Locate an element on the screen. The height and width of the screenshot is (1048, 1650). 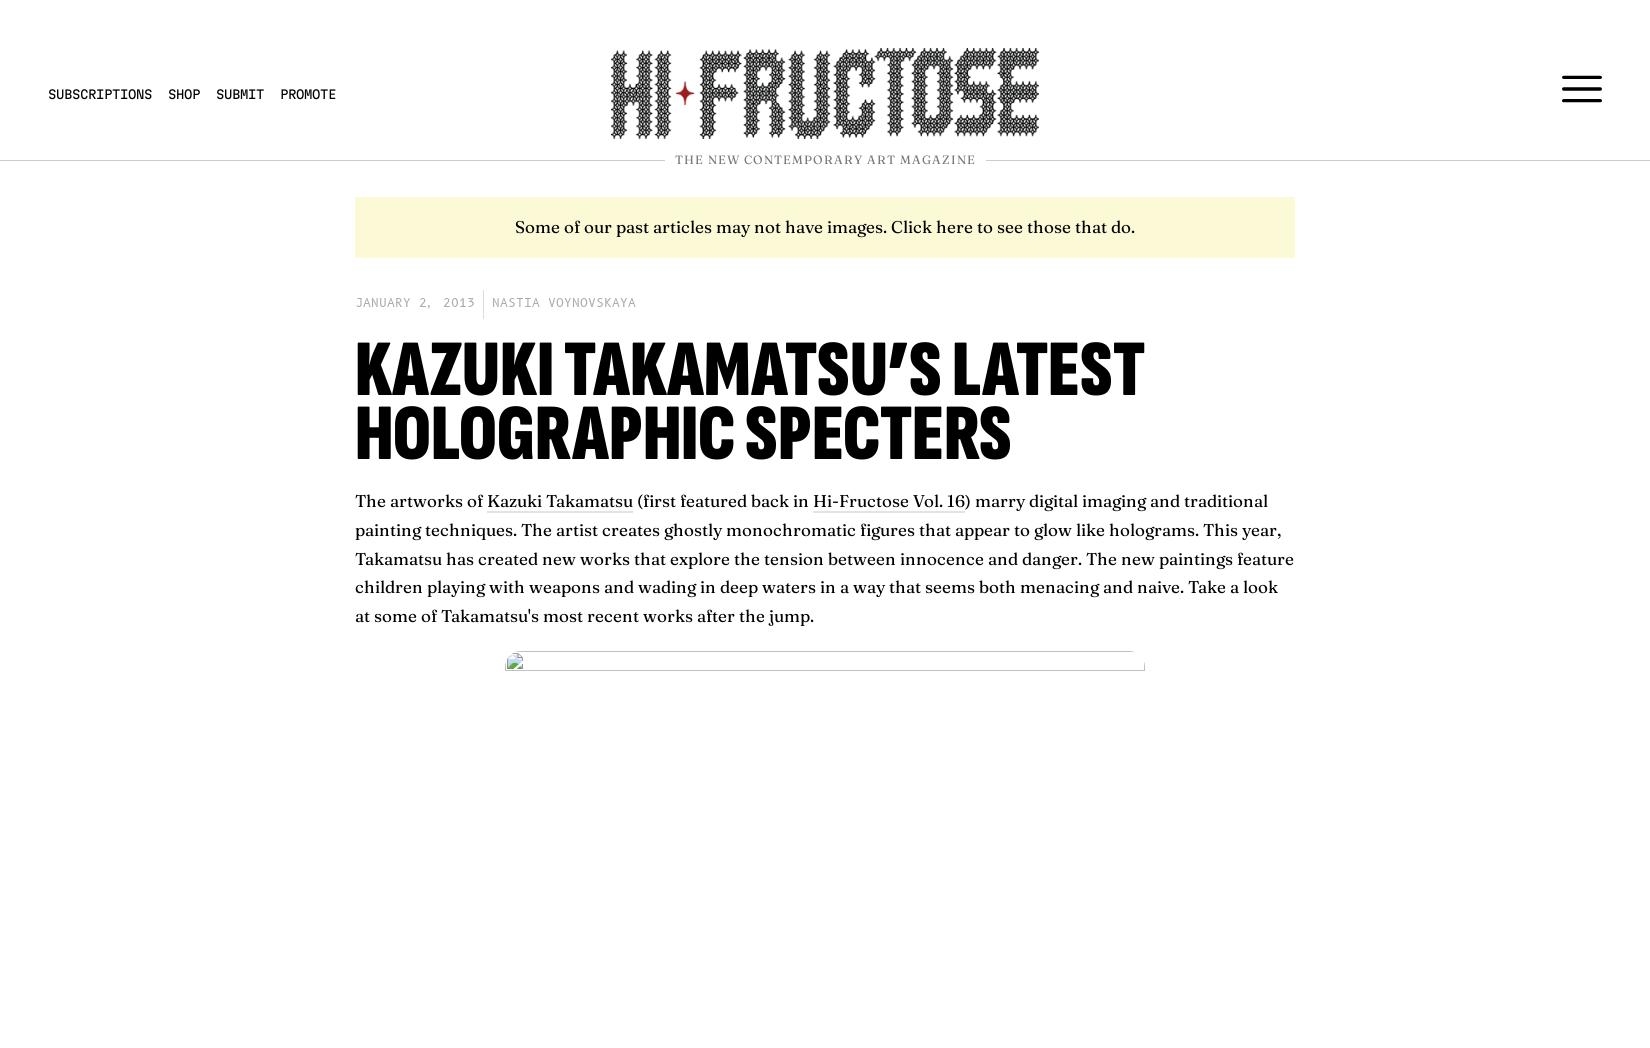
'Nastia Voynovskaya' is located at coordinates (562, 302).